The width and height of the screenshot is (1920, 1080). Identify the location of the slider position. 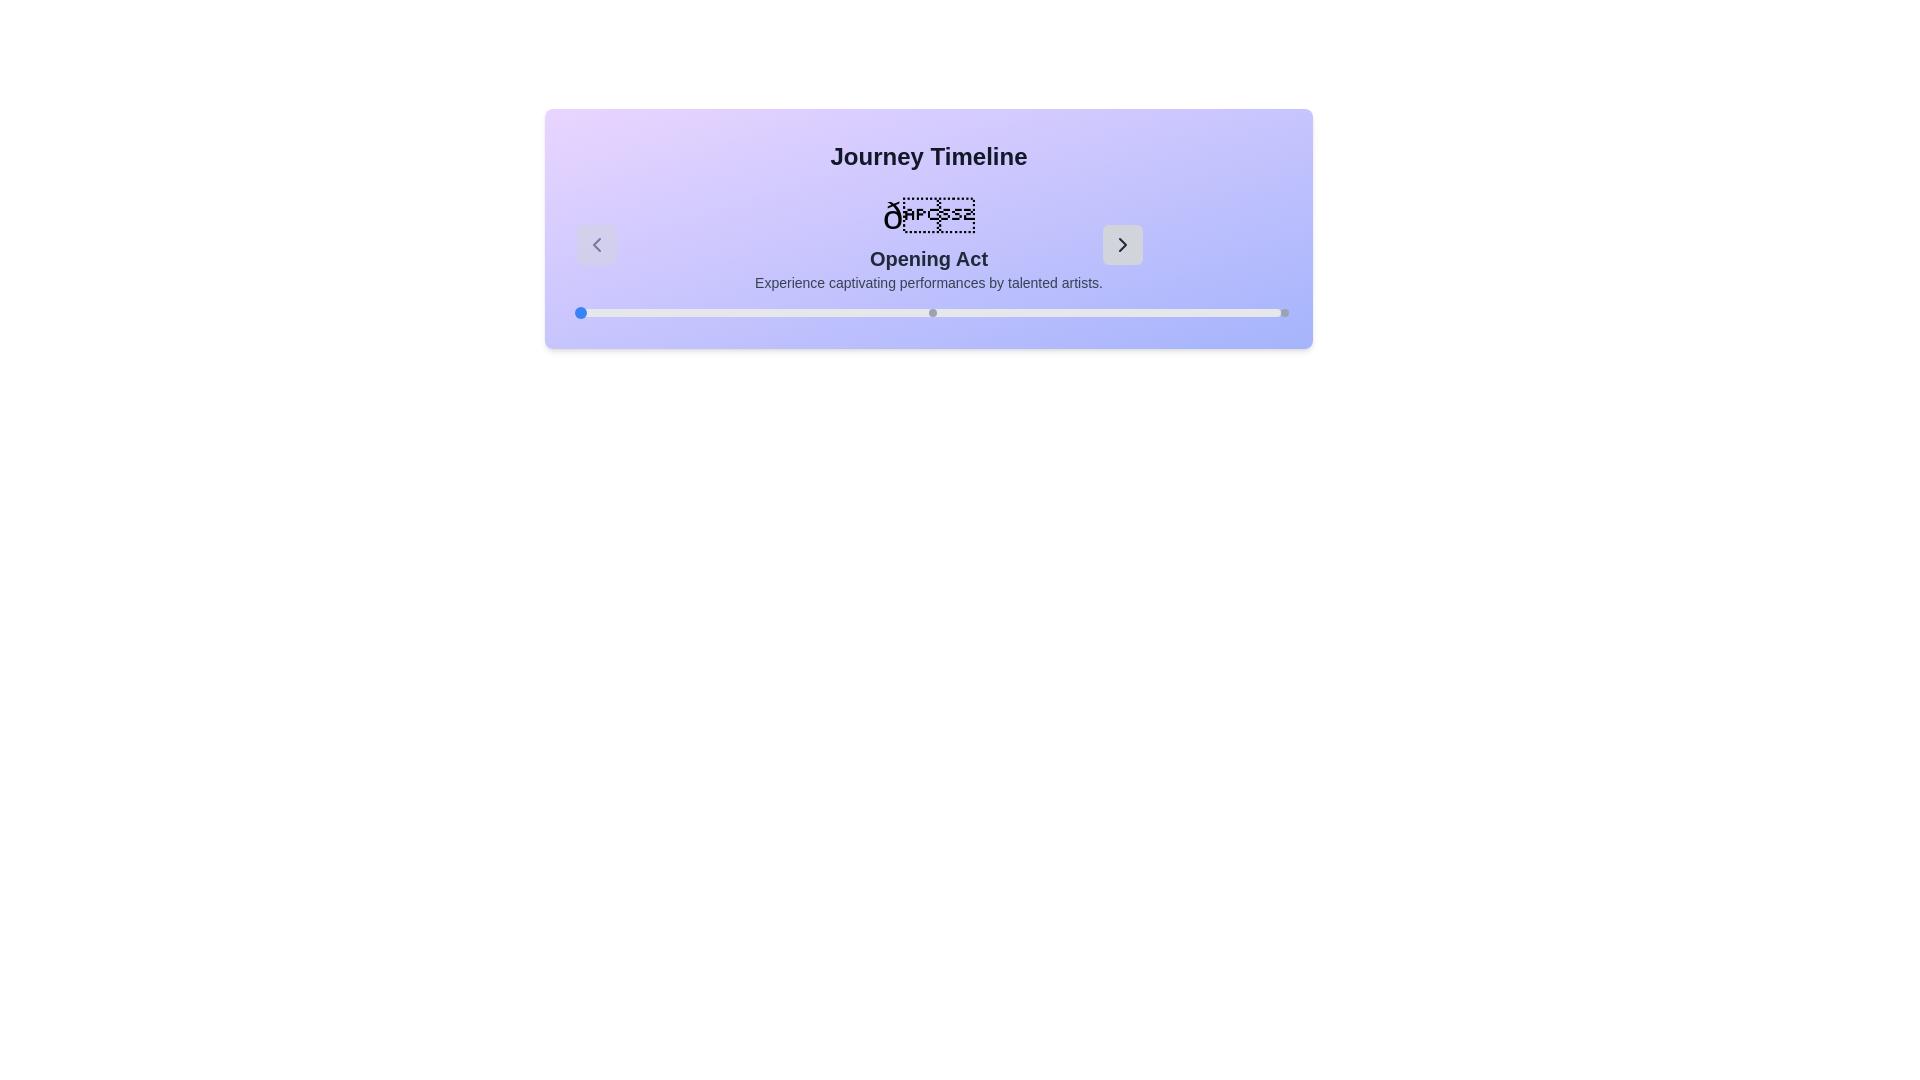
(1075, 312).